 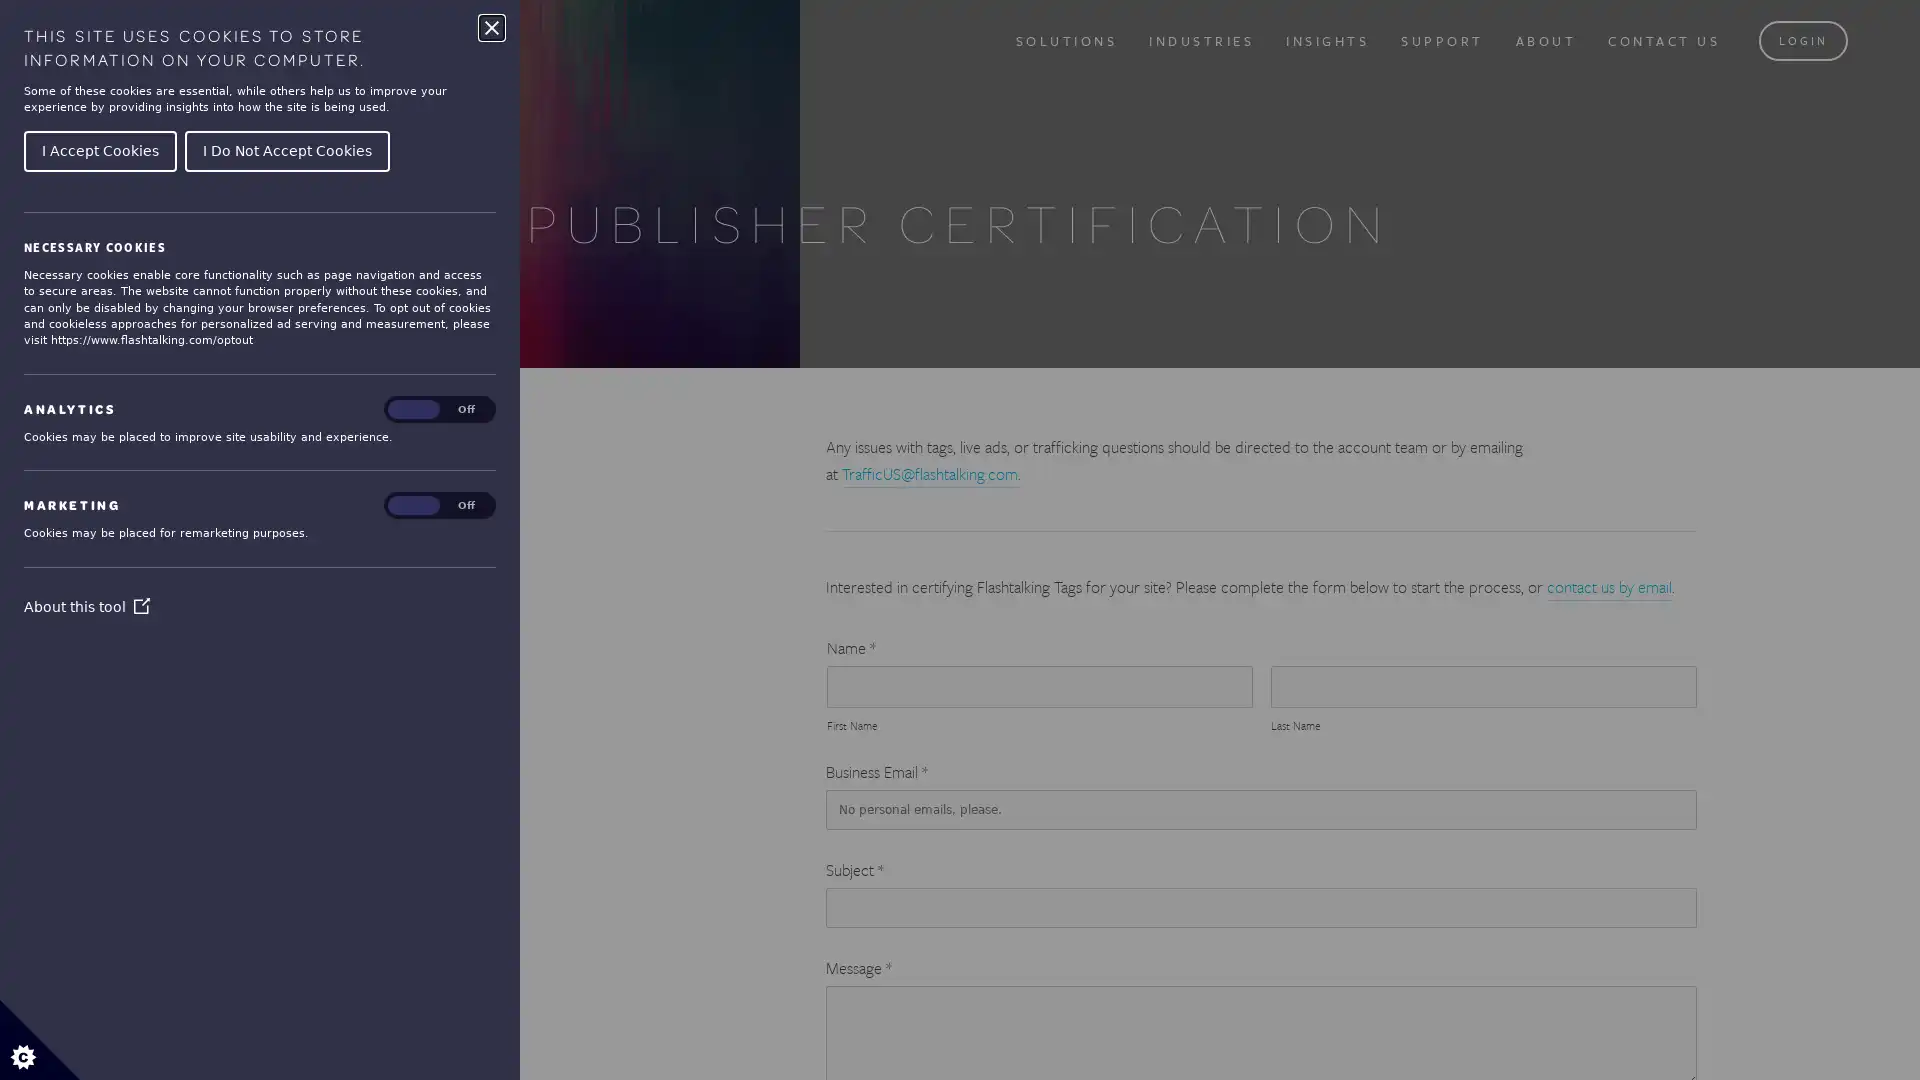 I want to click on I Do Not Accept Cookies, so click(x=286, y=149).